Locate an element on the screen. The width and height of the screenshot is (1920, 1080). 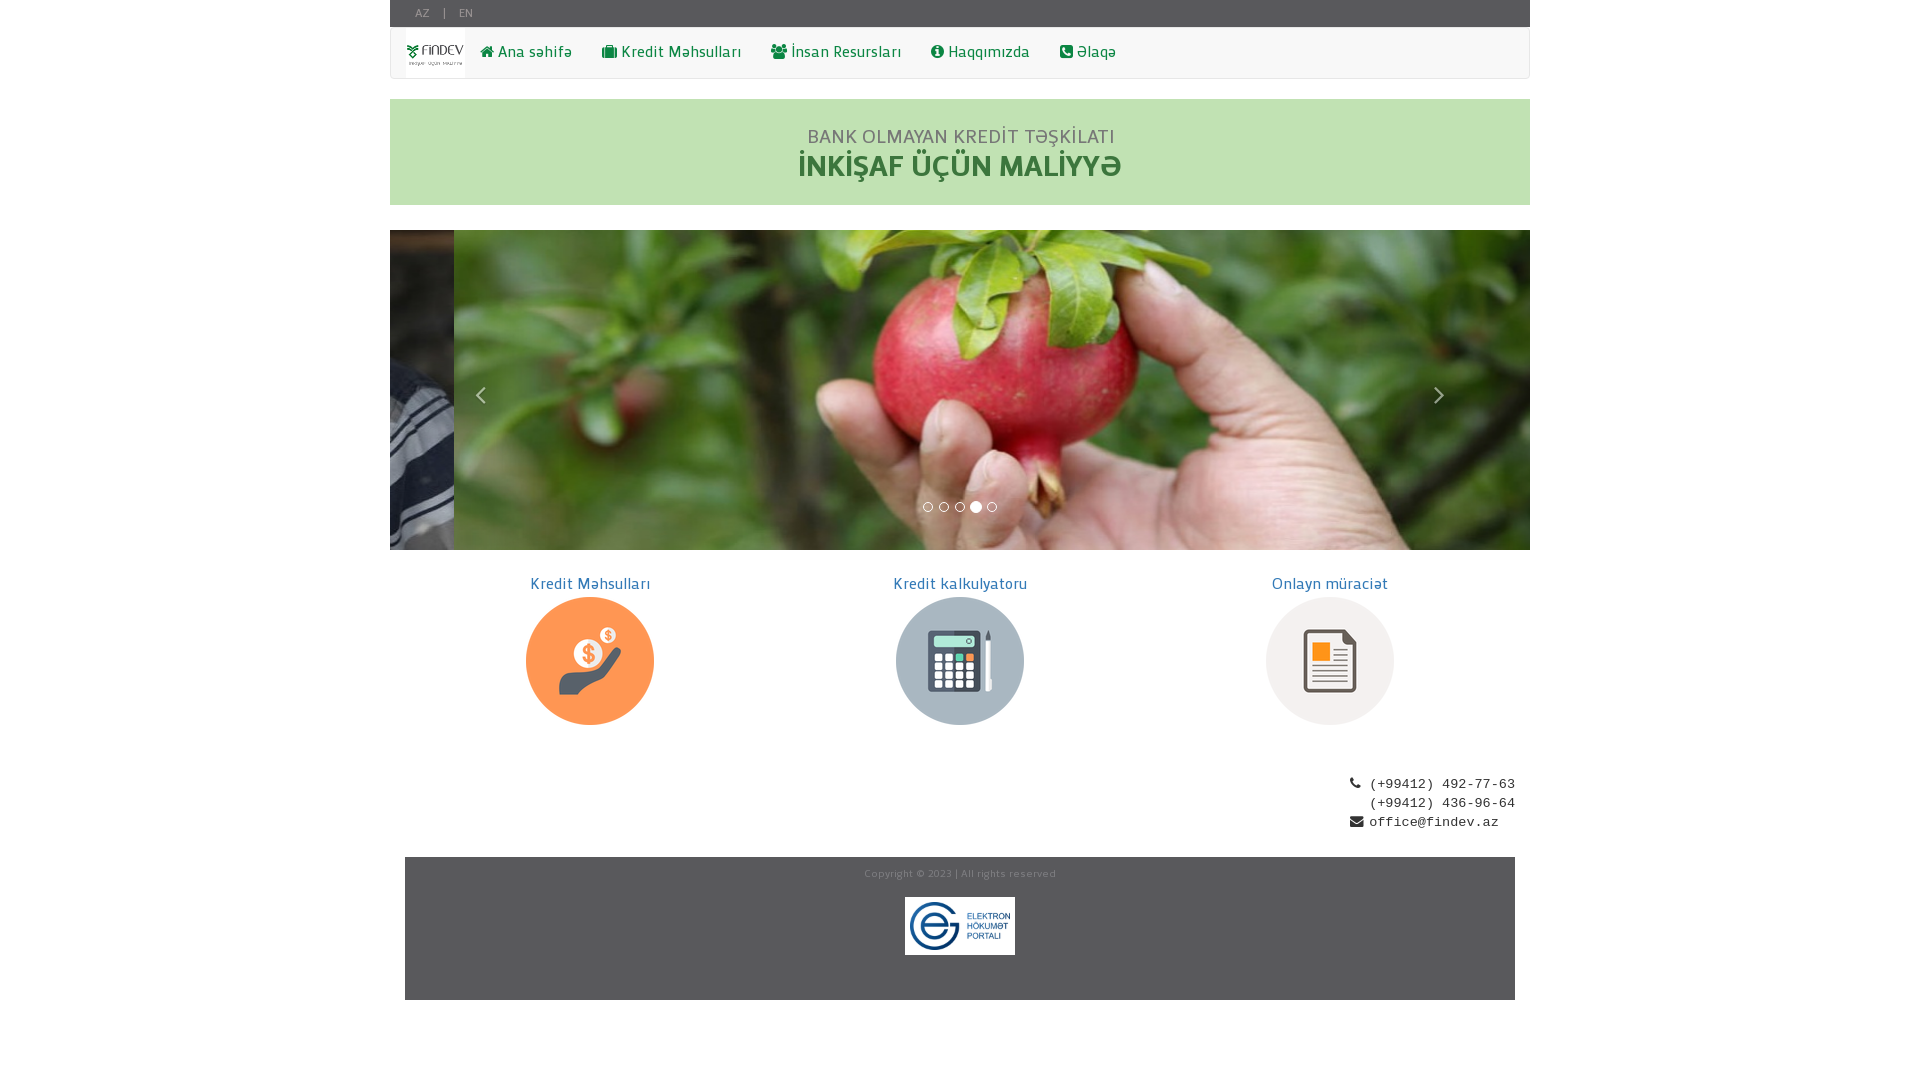
'AZ' is located at coordinates (421, 13).